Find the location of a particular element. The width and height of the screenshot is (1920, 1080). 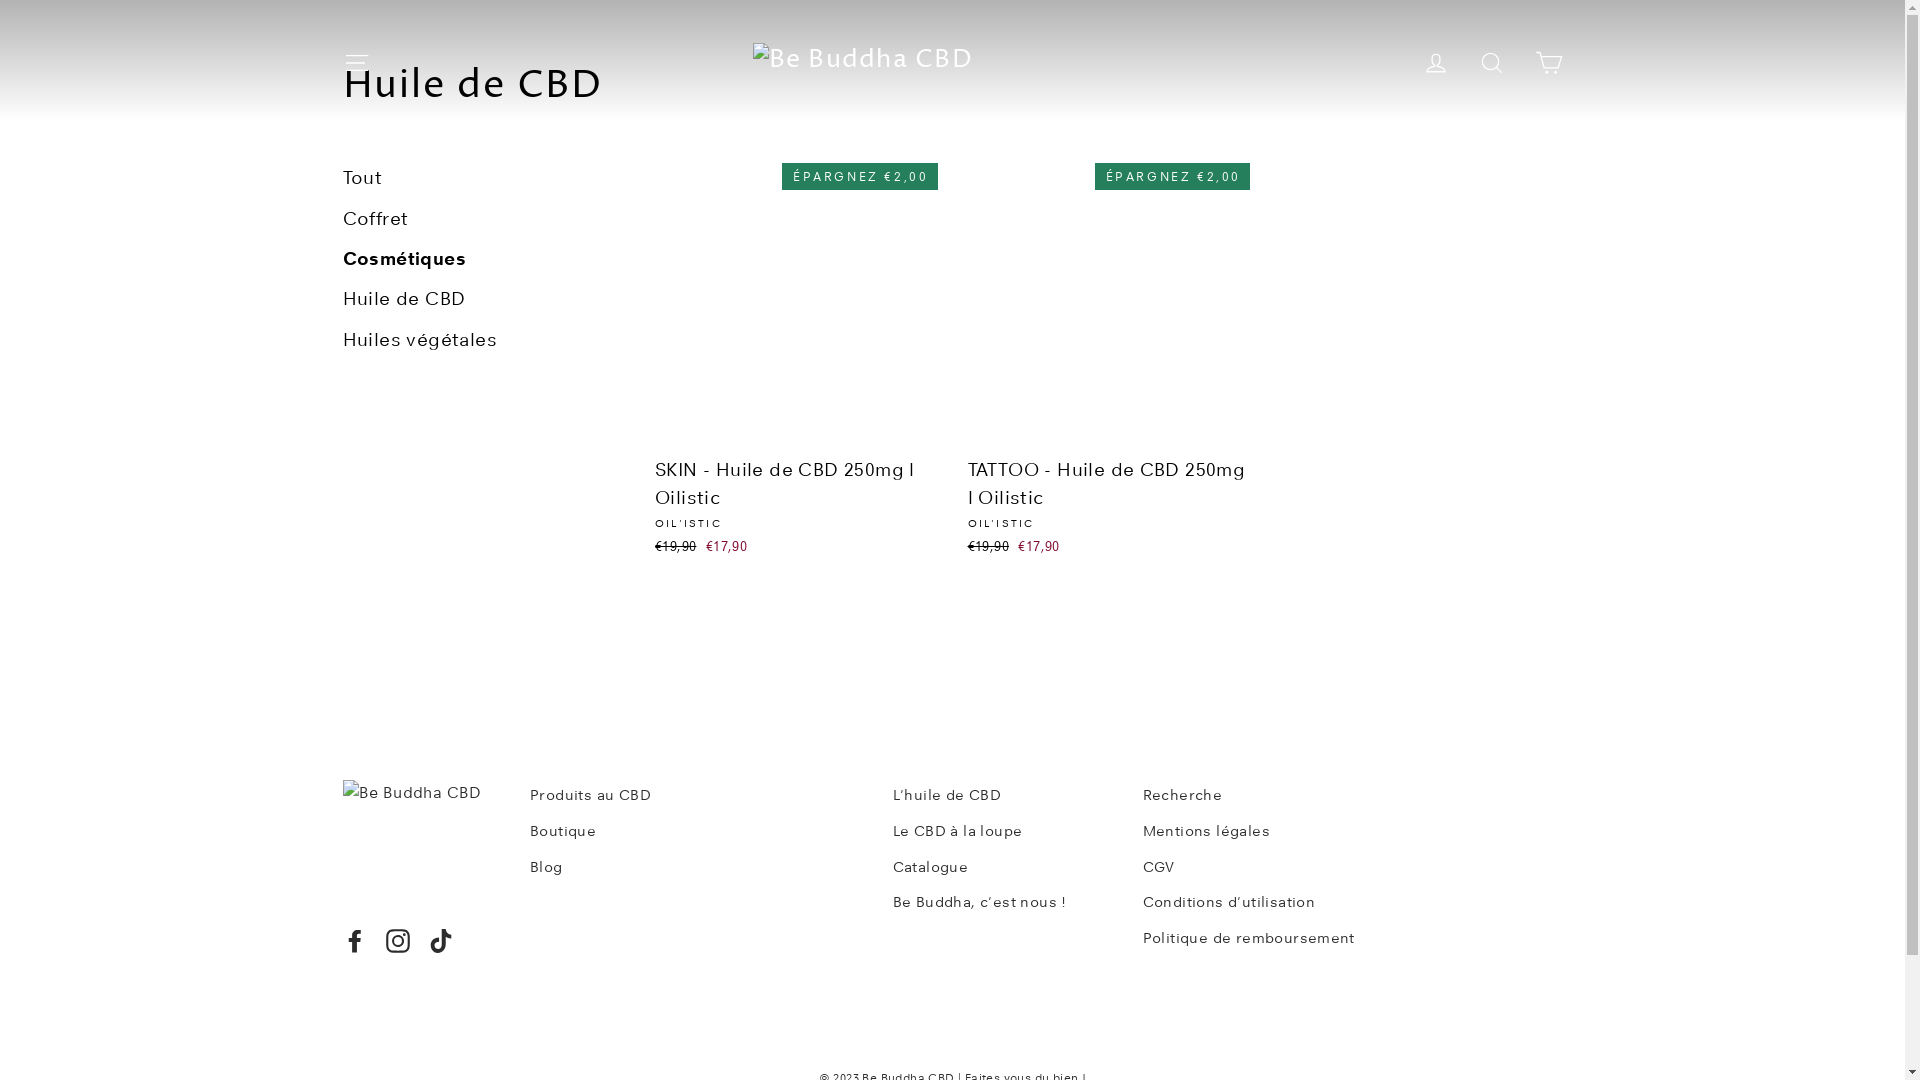

'Navigation' is located at coordinates (355, 59).